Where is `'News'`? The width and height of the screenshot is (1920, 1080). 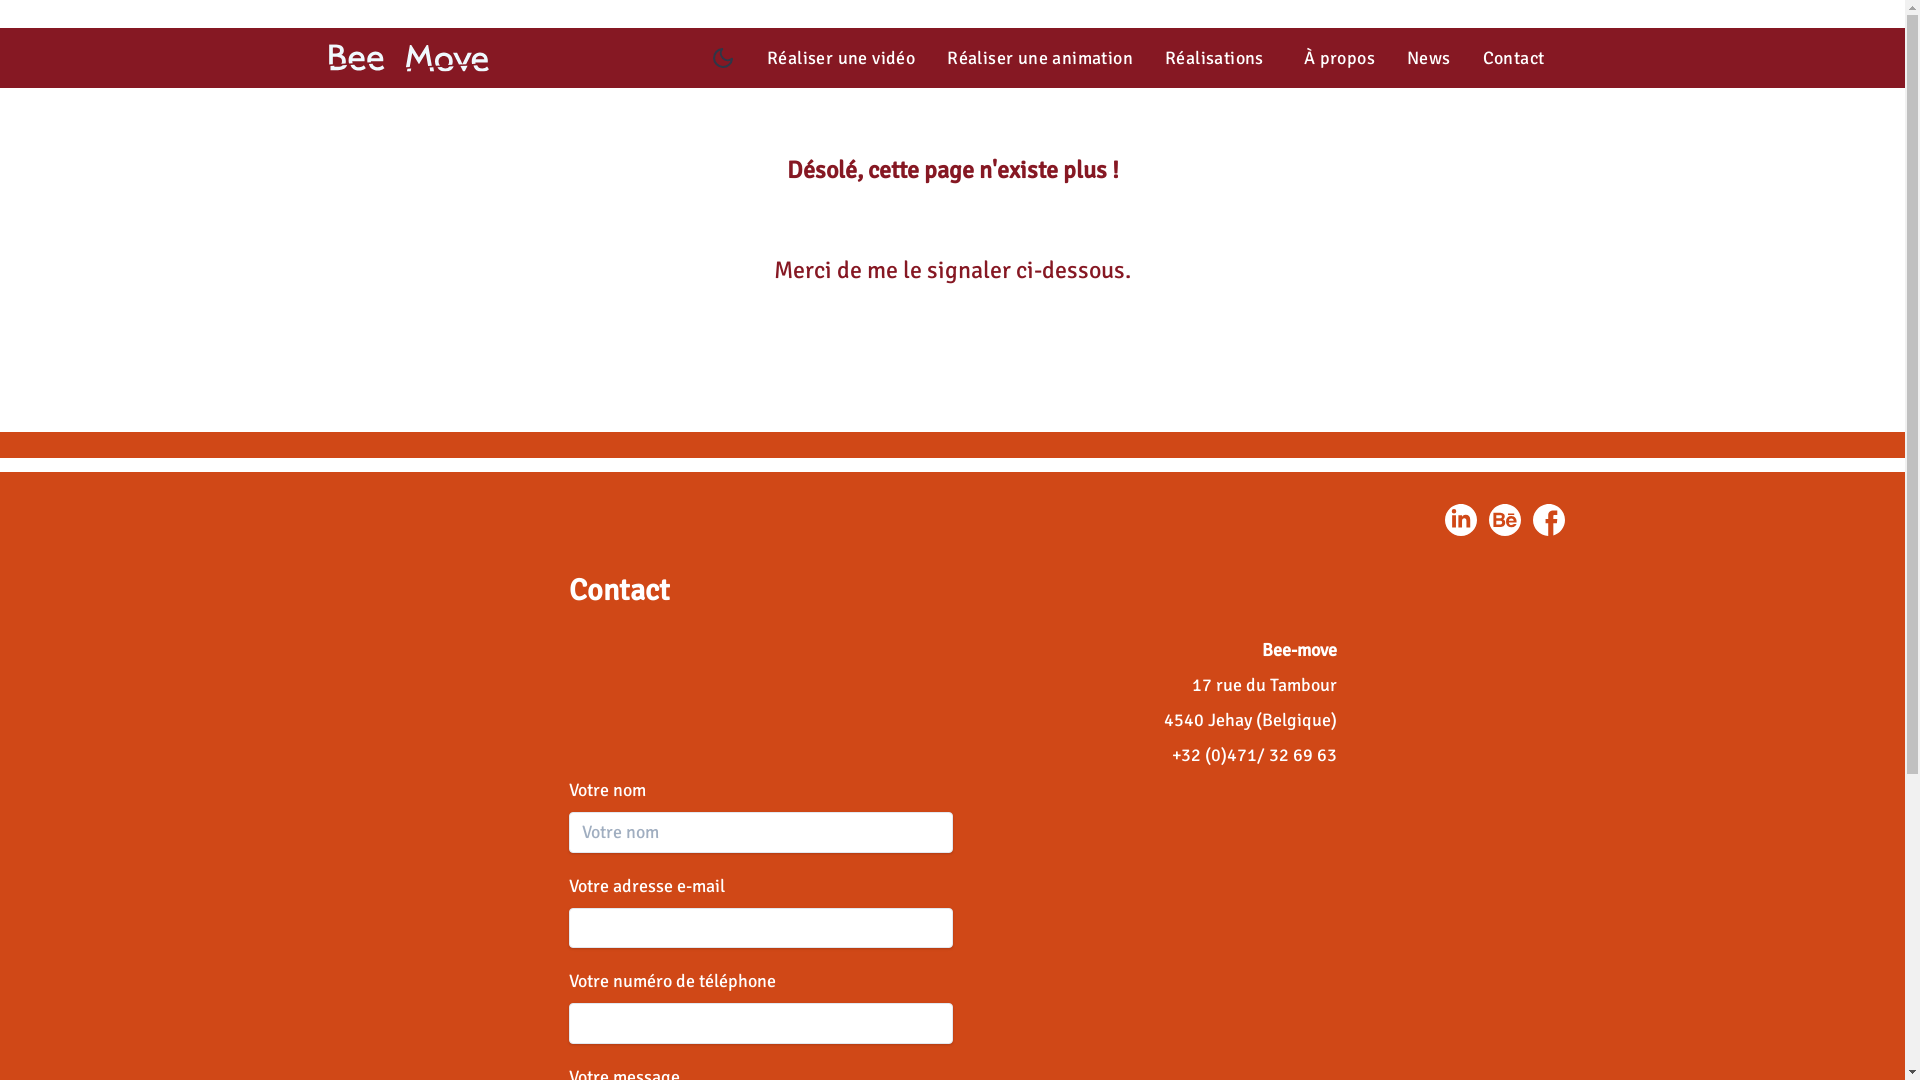 'News' is located at coordinates (1428, 56).